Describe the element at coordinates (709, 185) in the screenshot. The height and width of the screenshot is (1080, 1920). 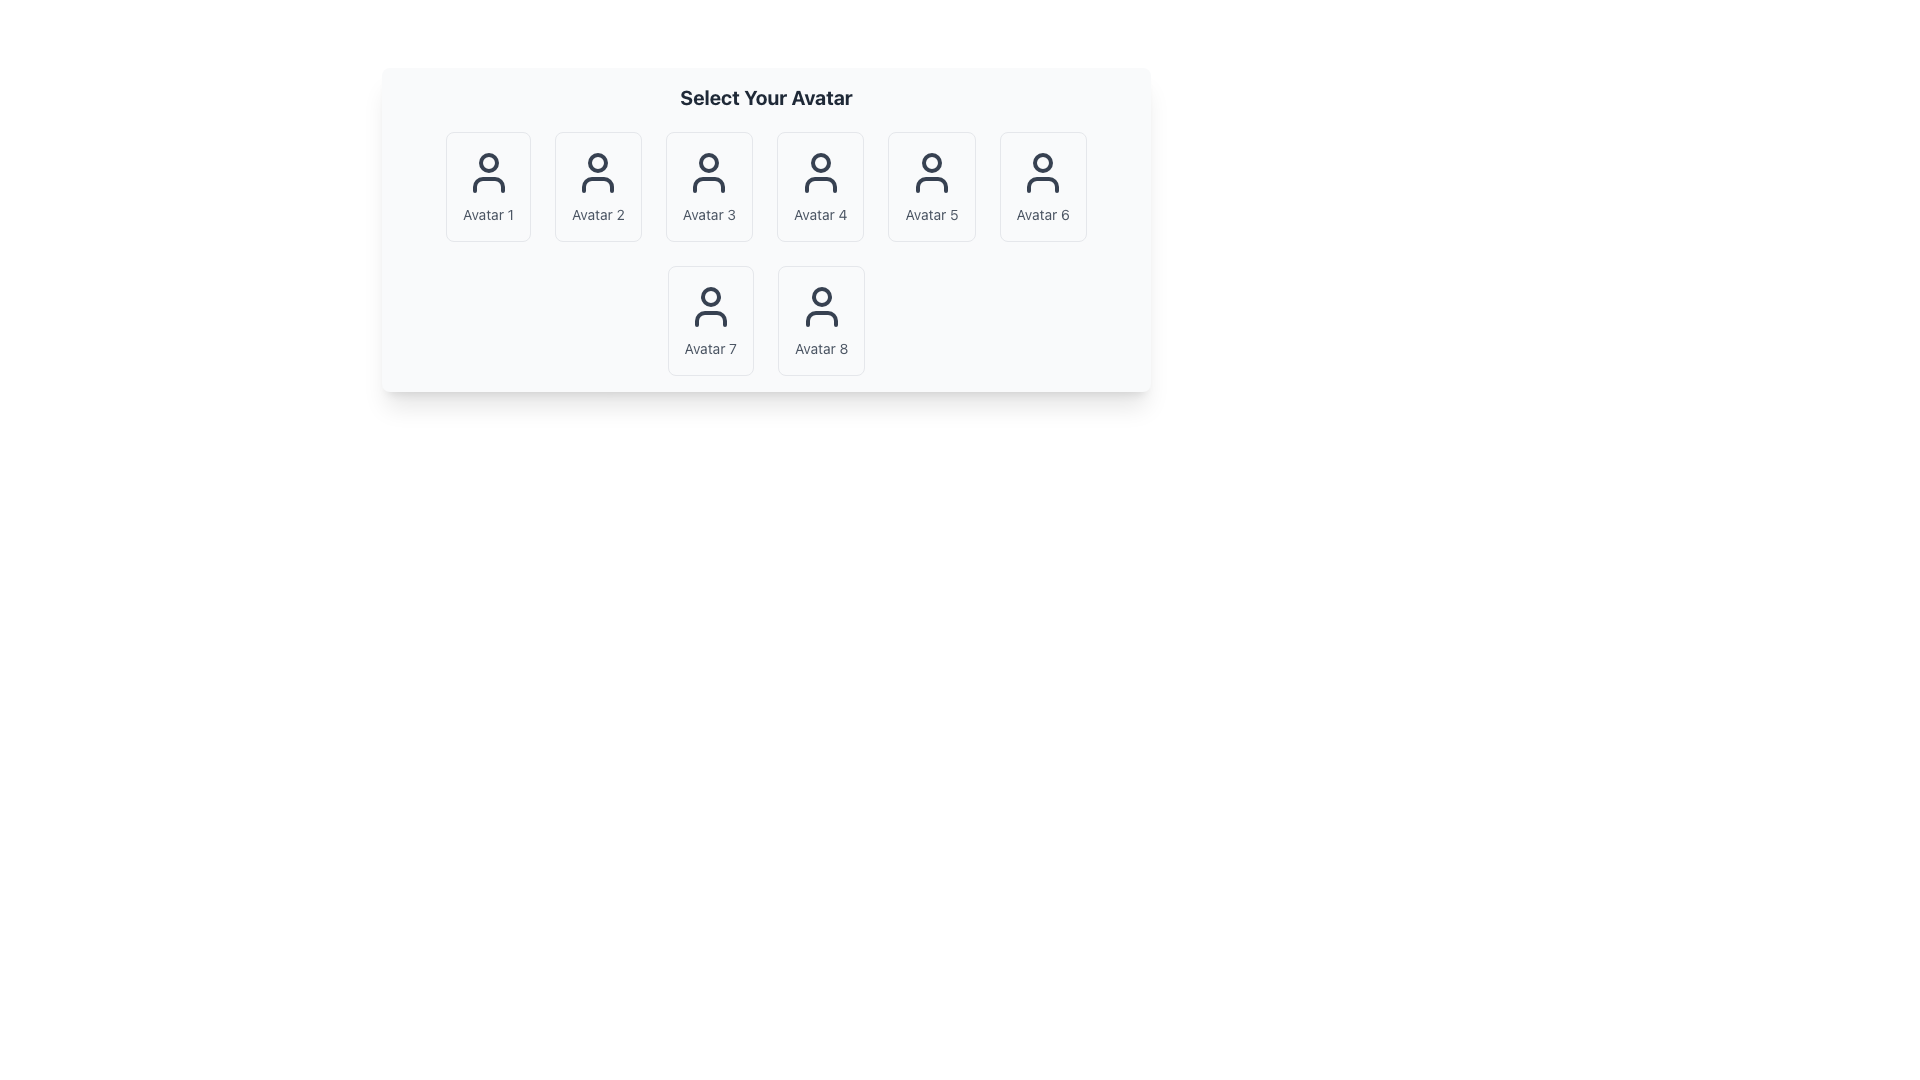
I see `user torso segment graphic representing 'Avatar 3' in the 'Select Your Avatar' section by targeting its center point` at that location.